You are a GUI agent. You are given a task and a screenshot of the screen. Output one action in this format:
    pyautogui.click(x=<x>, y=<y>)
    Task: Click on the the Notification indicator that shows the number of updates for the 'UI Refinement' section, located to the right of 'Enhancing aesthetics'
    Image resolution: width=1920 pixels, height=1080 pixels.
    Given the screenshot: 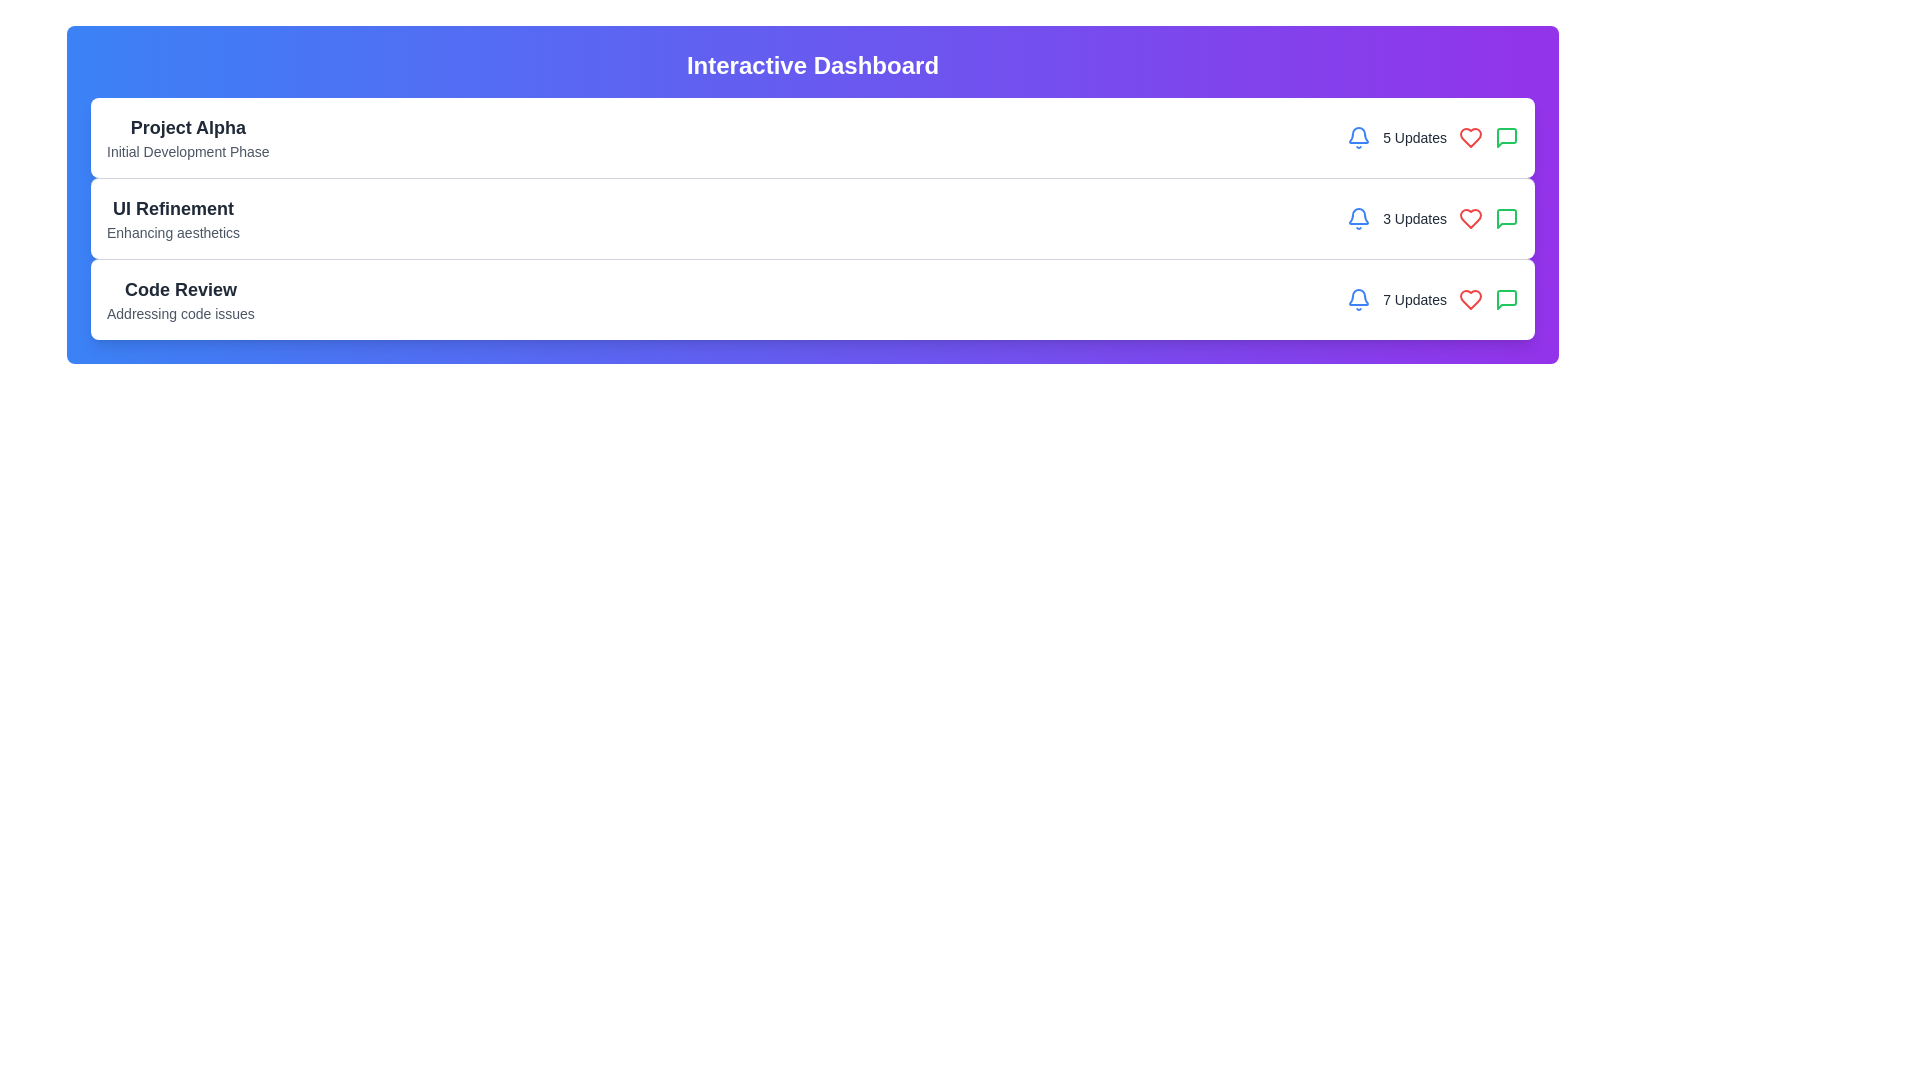 What is the action you would take?
    pyautogui.click(x=1432, y=219)
    